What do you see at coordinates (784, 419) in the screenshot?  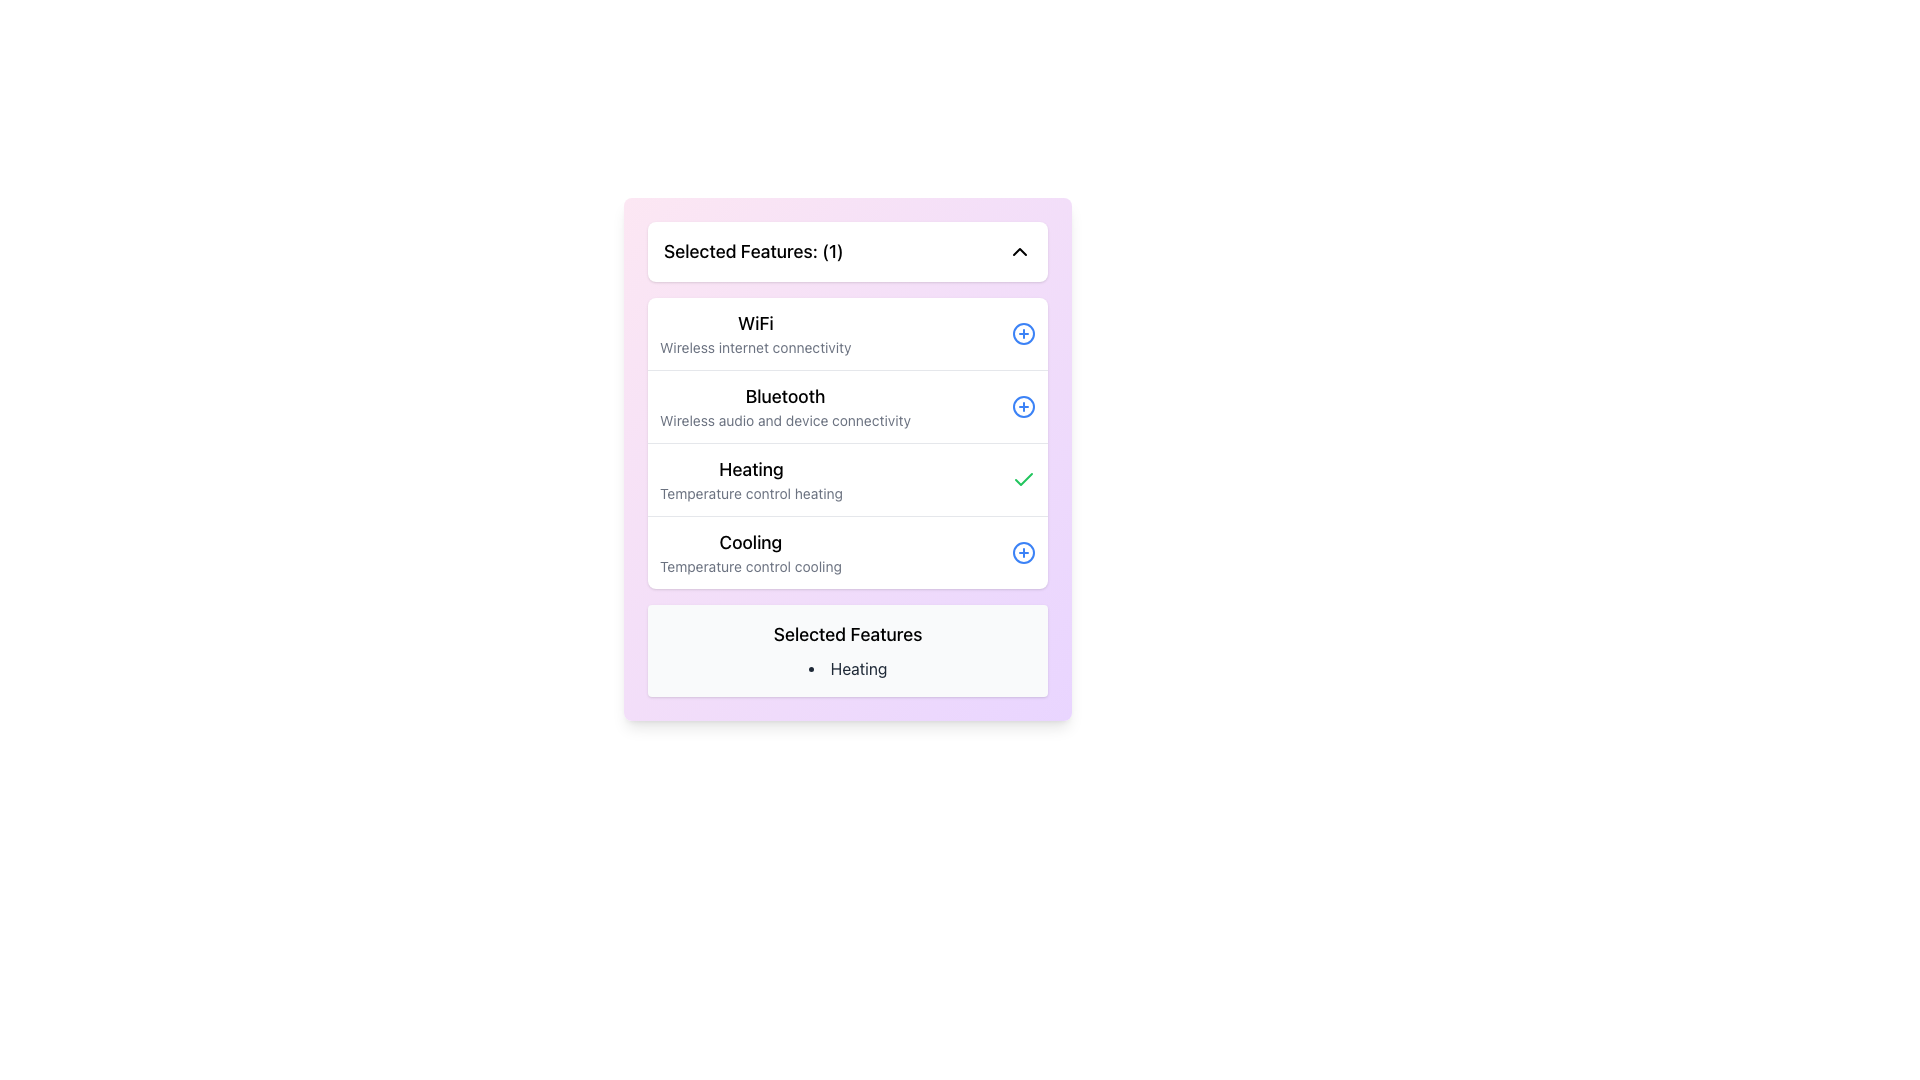 I see `the text label that reads 'Wireless audio and device connectivity', which is styled in a smaller gray font and positioned directly under the 'Bluetooth' heading` at bounding box center [784, 419].